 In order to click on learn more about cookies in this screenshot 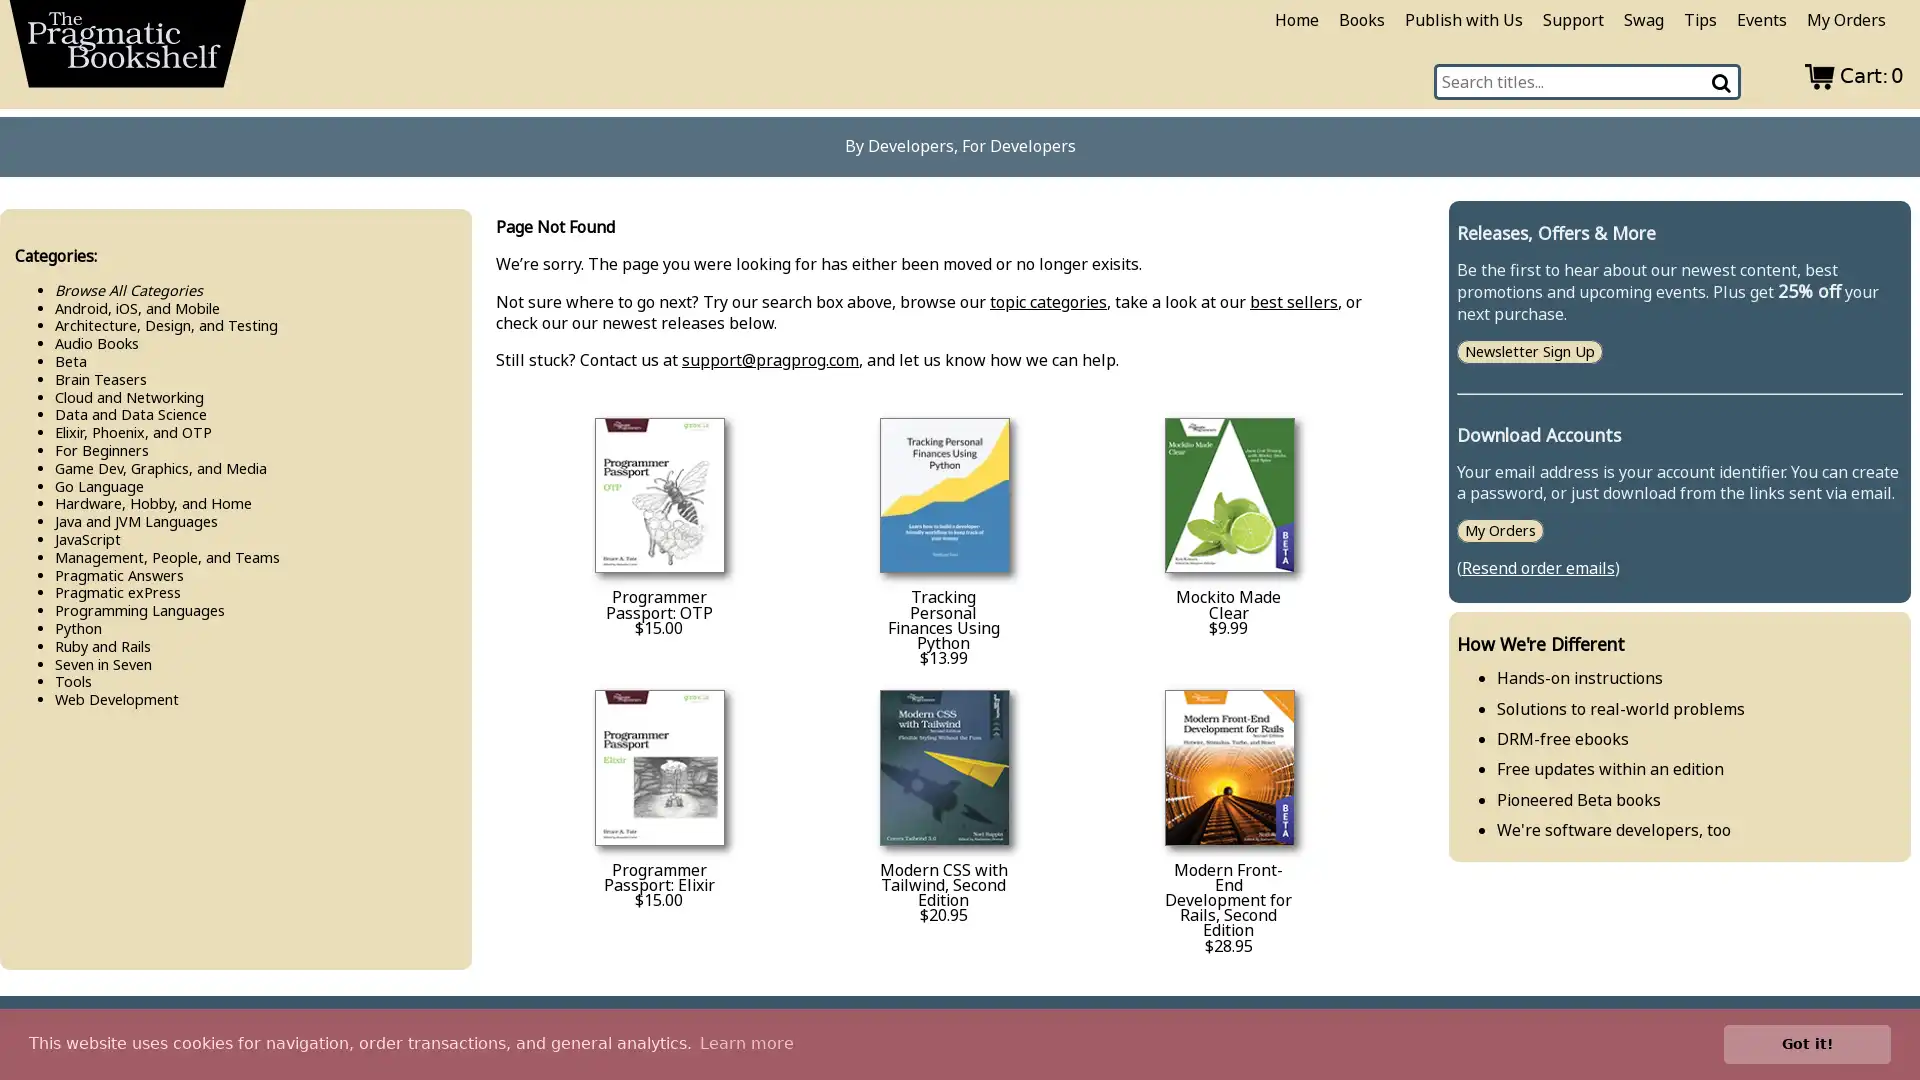, I will do `click(745, 1043)`.